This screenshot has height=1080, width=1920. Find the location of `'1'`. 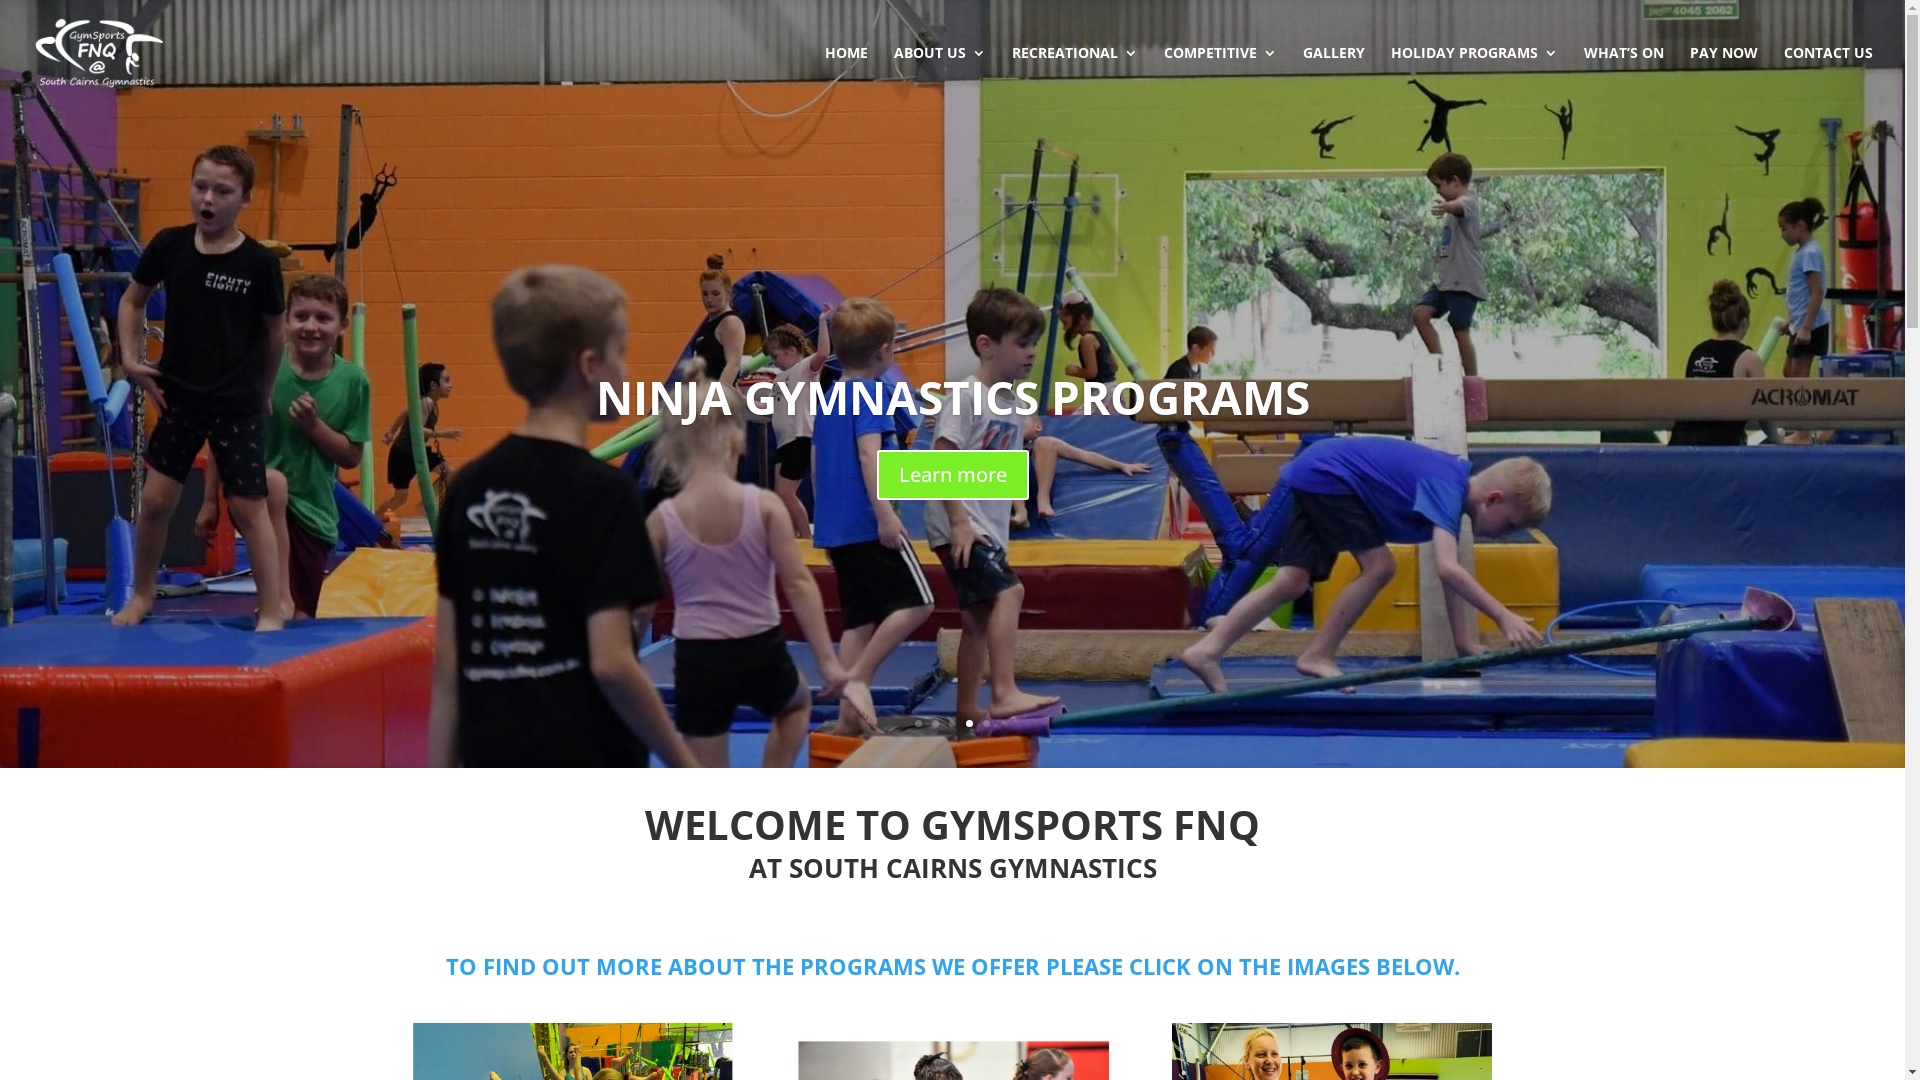

'1' is located at coordinates (917, 723).